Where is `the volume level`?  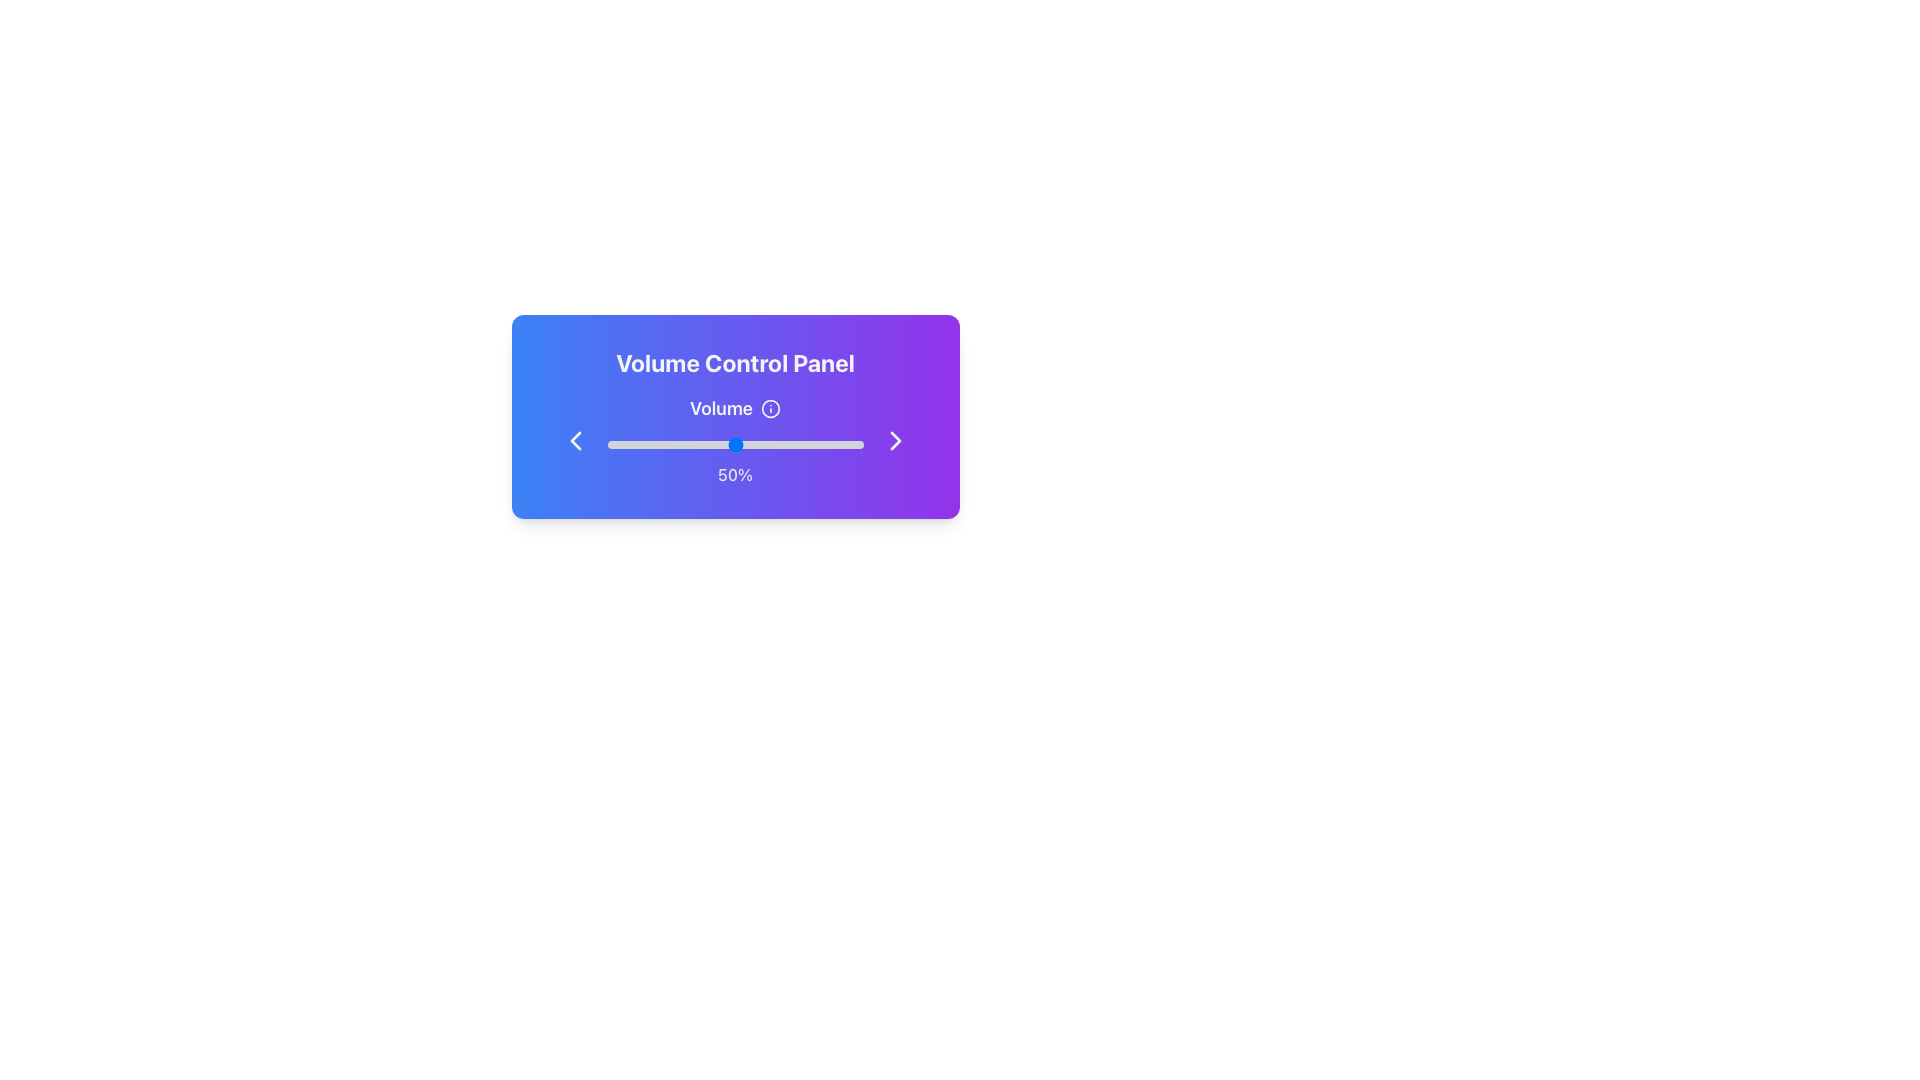
the volume level is located at coordinates (627, 443).